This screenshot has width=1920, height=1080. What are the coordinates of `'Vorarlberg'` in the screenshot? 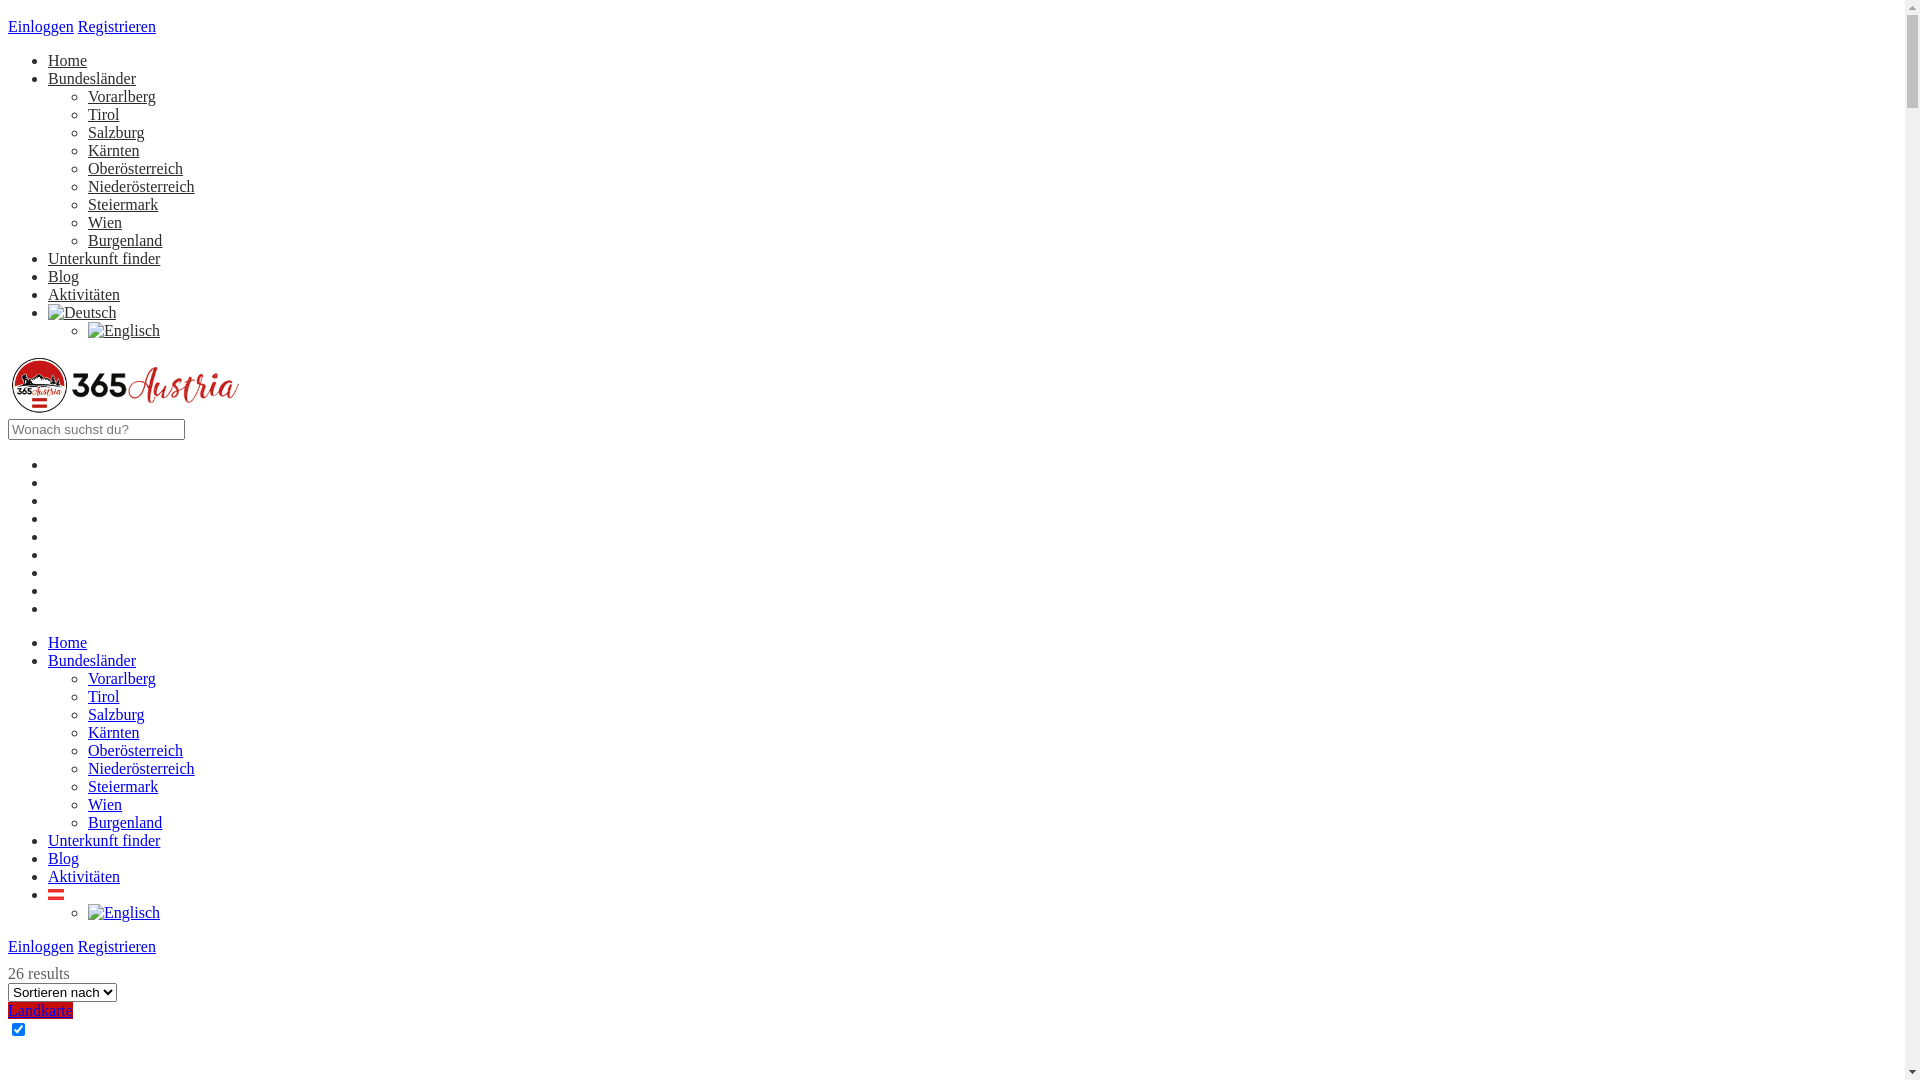 It's located at (120, 633).